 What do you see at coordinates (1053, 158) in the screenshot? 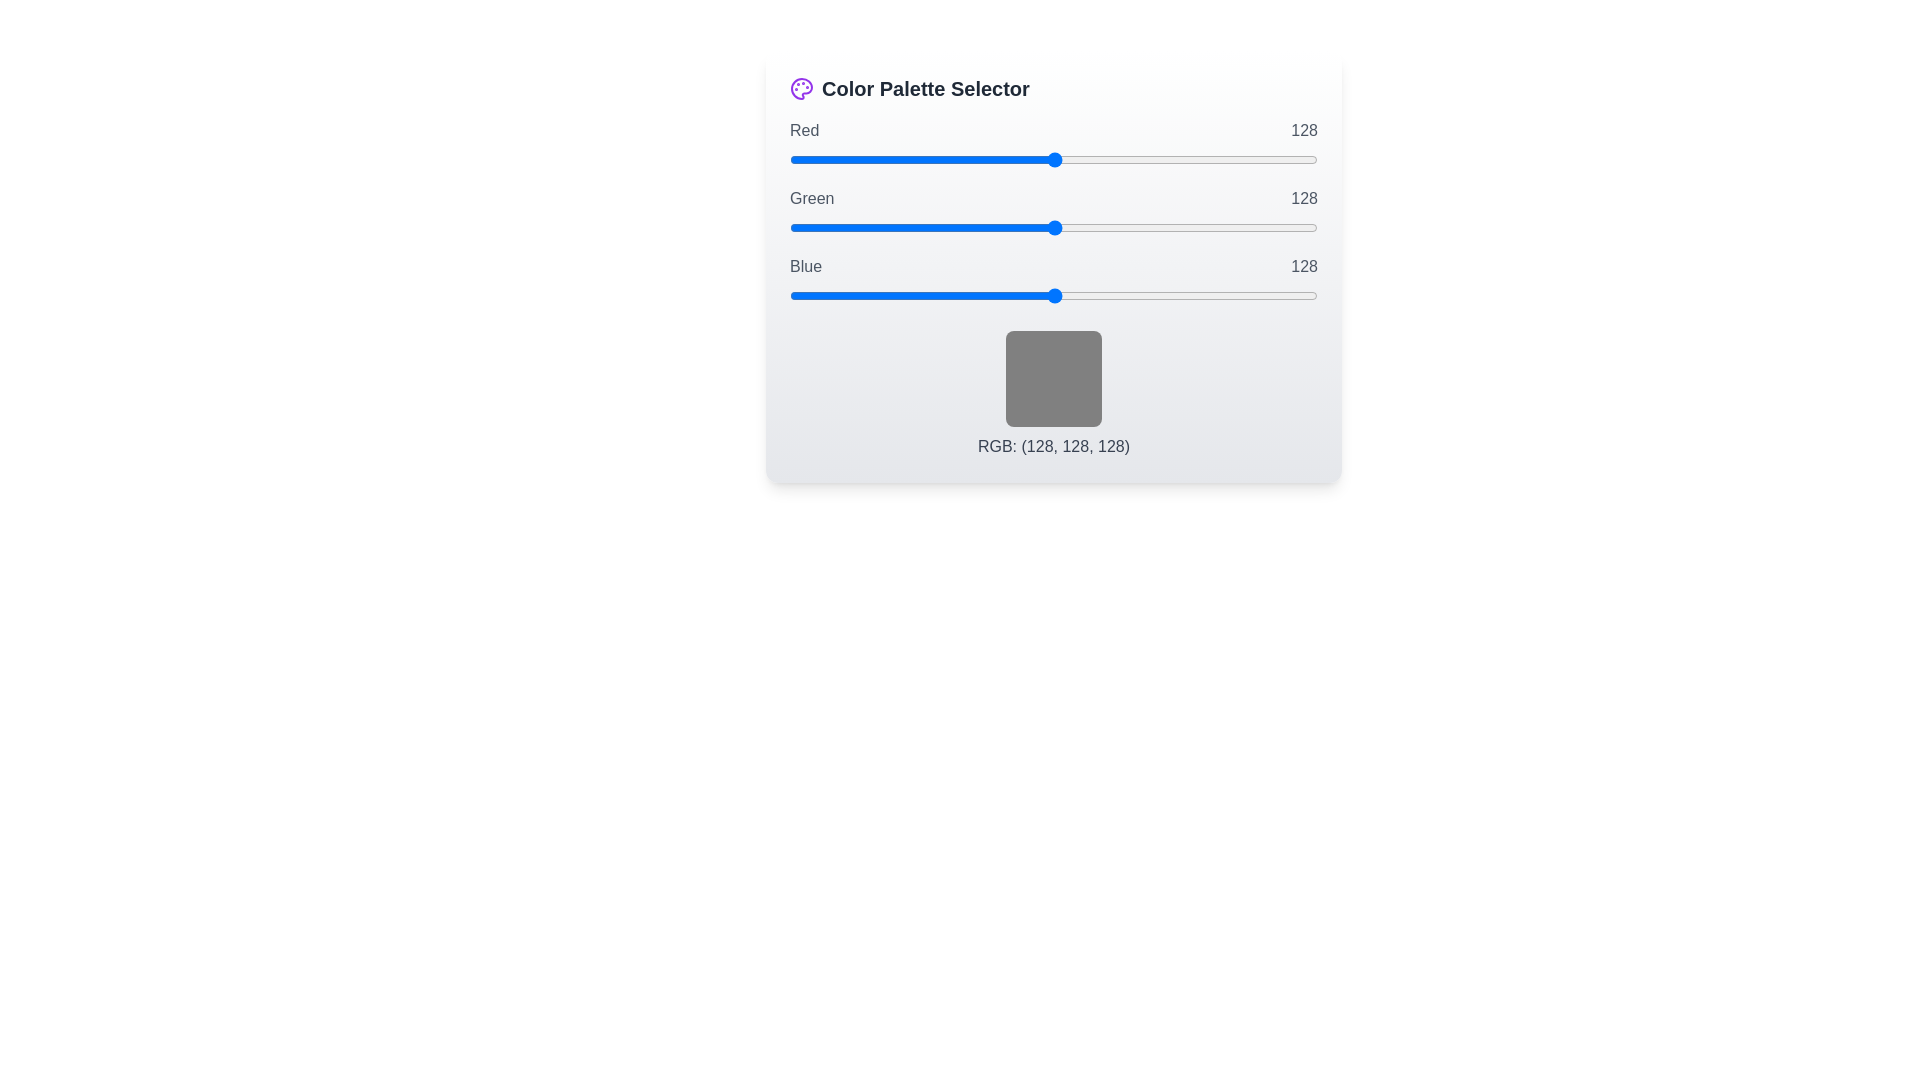
I see `the 0 slider to 19 to observe the color preview box update` at bounding box center [1053, 158].